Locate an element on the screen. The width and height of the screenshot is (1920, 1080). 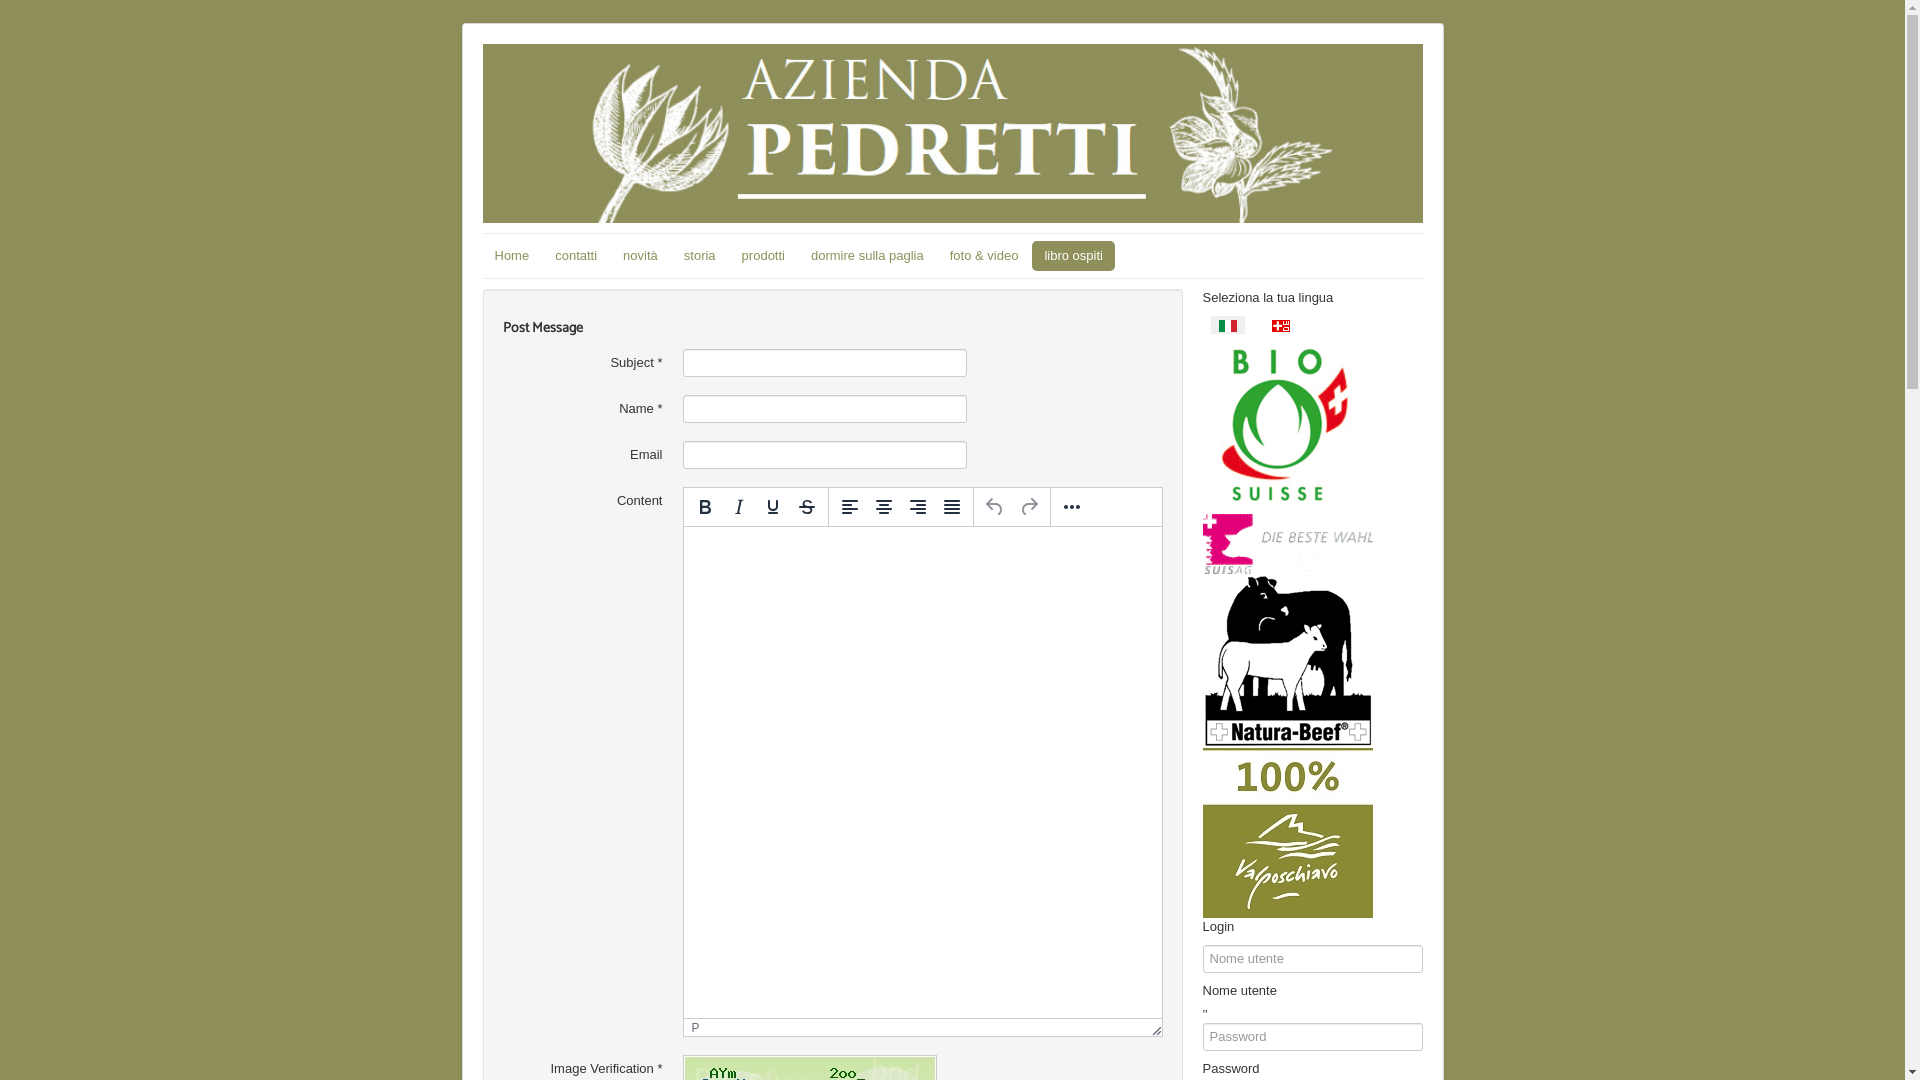
'Sottolineato' is located at coordinates (754, 505).